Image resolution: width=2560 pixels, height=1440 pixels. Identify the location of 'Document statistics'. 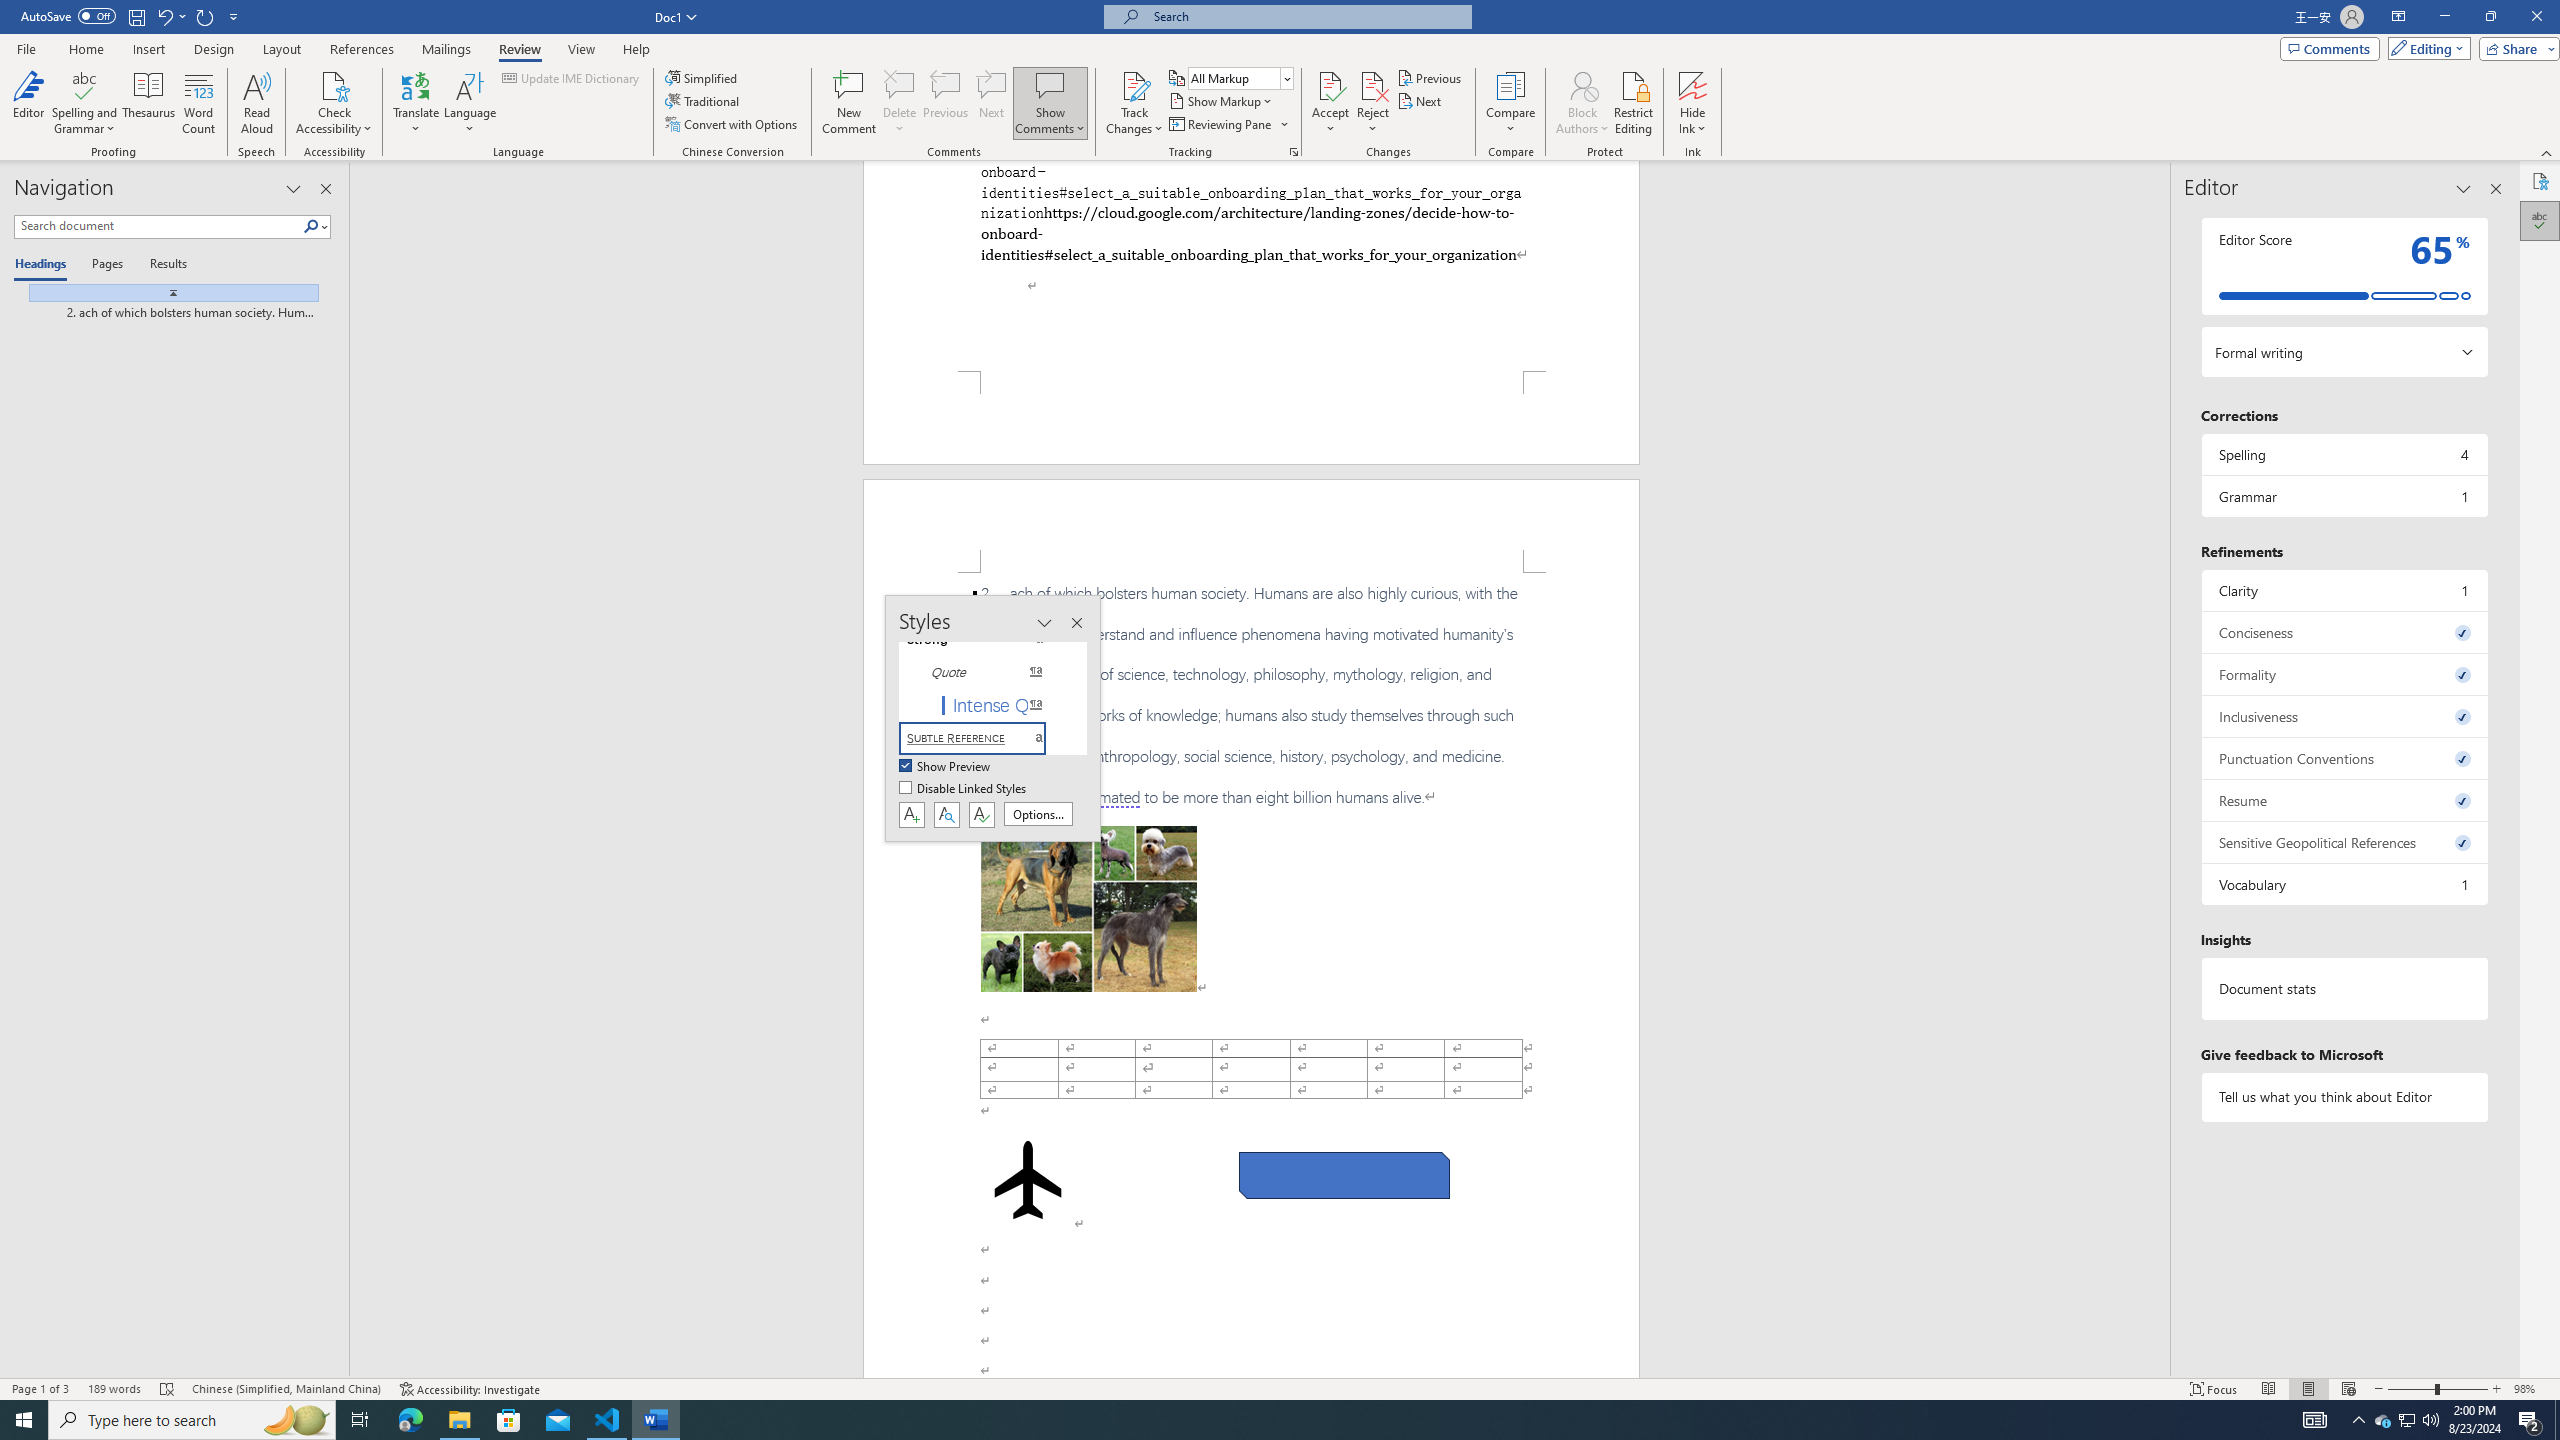
(2343, 988).